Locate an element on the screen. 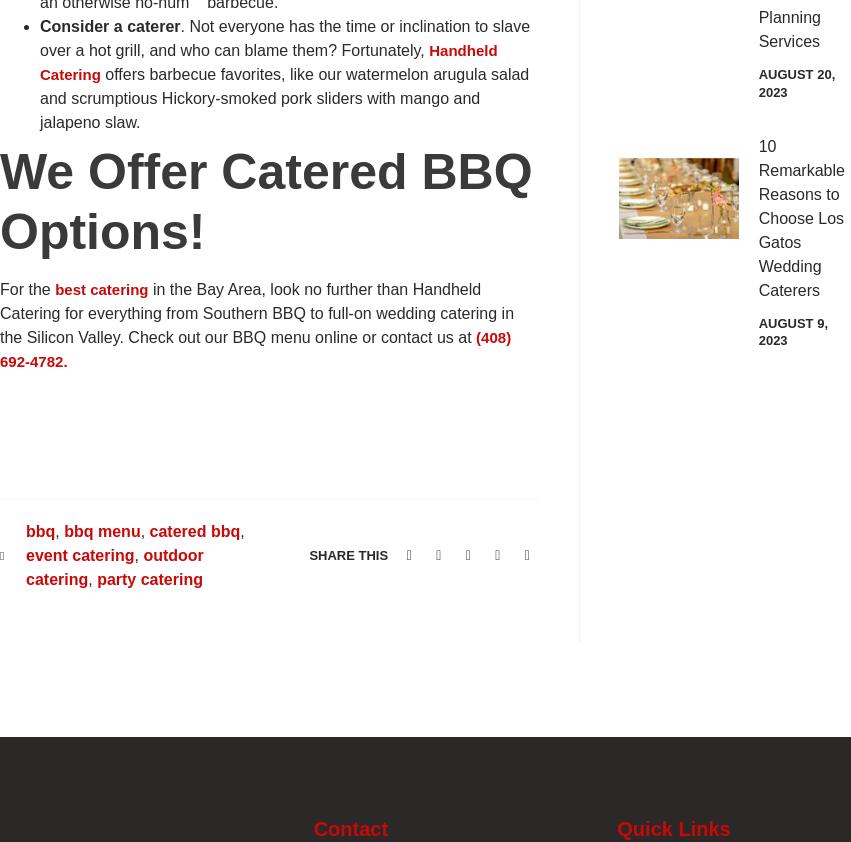  'bbq' is located at coordinates (40, 530).